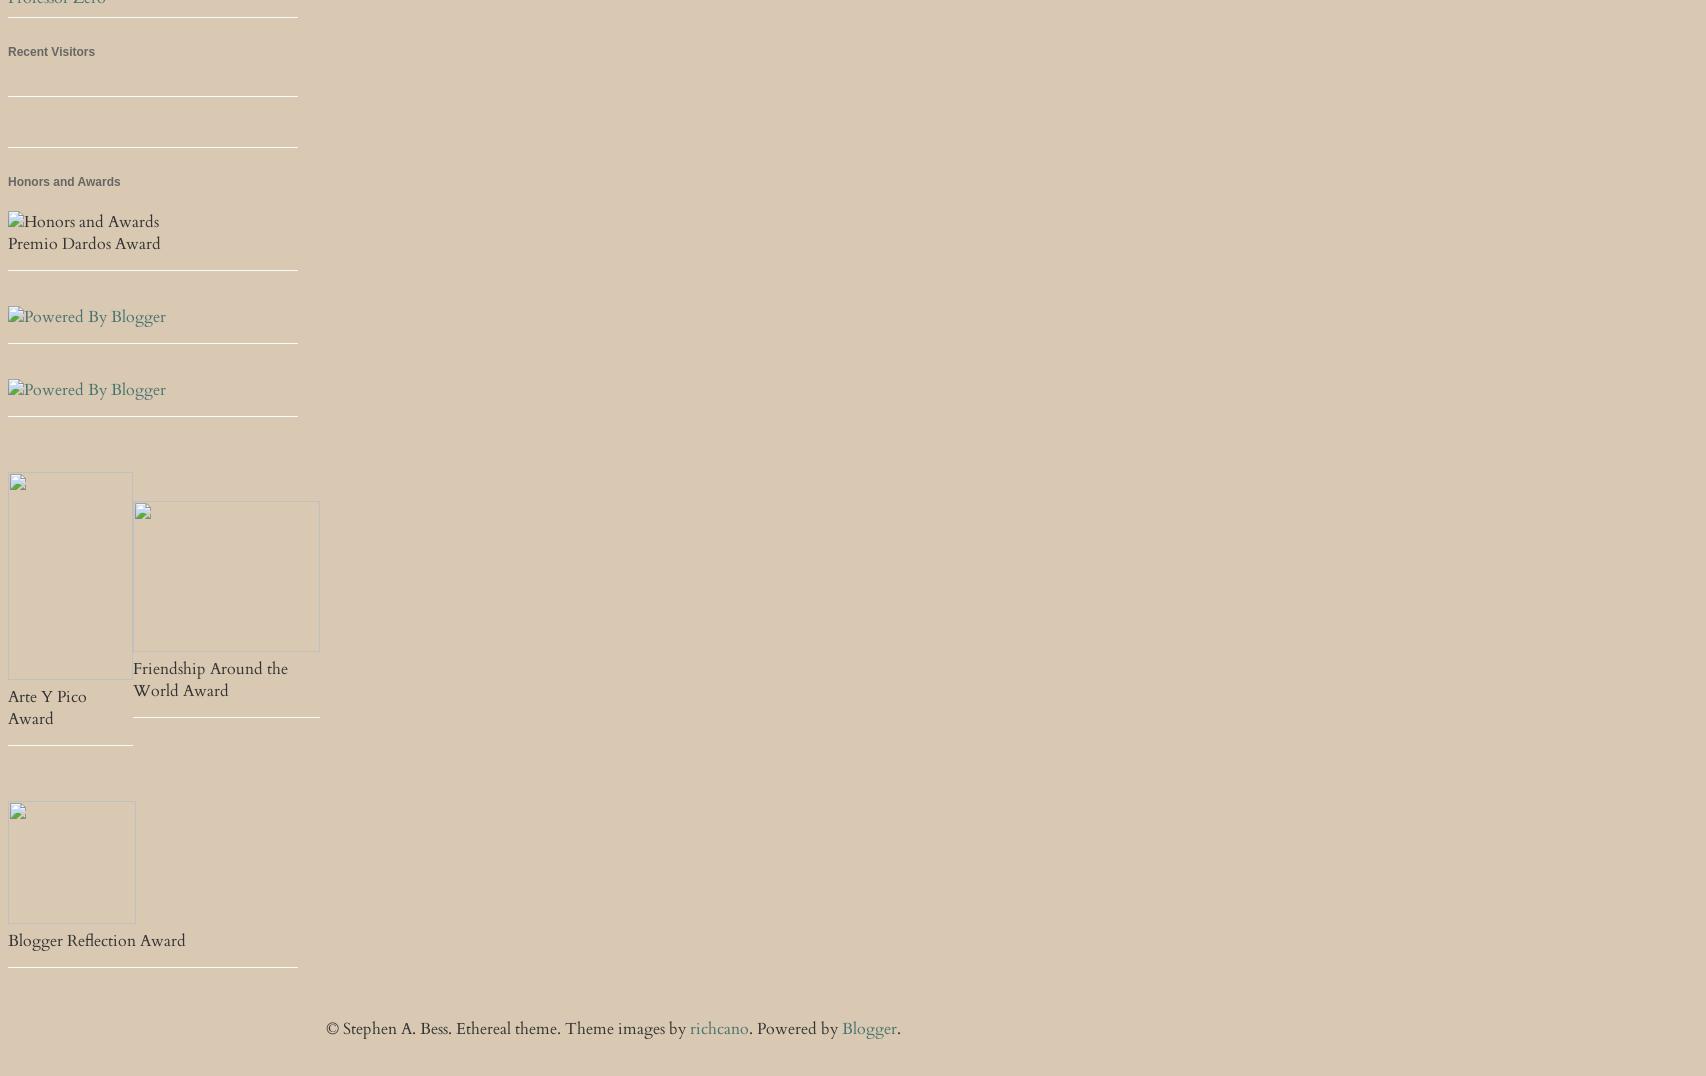 The width and height of the screenshot is (1706, 1076). What do you see at coordinates (47, 708) in the screenshot?
I see `'Arte Y Pico Award'` at bounding box center [47, 708].